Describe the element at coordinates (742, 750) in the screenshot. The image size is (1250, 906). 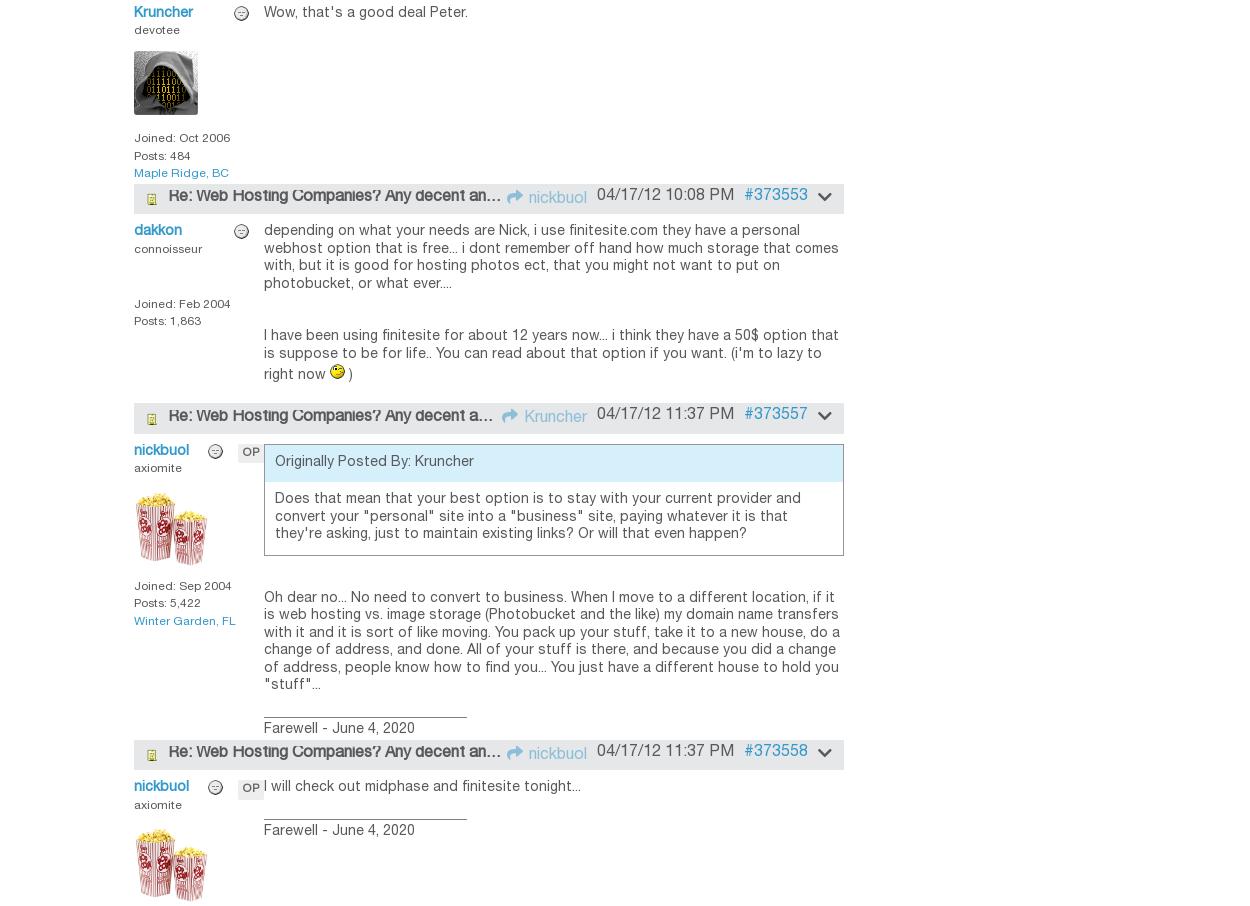
I see `'#373558'` at that location.